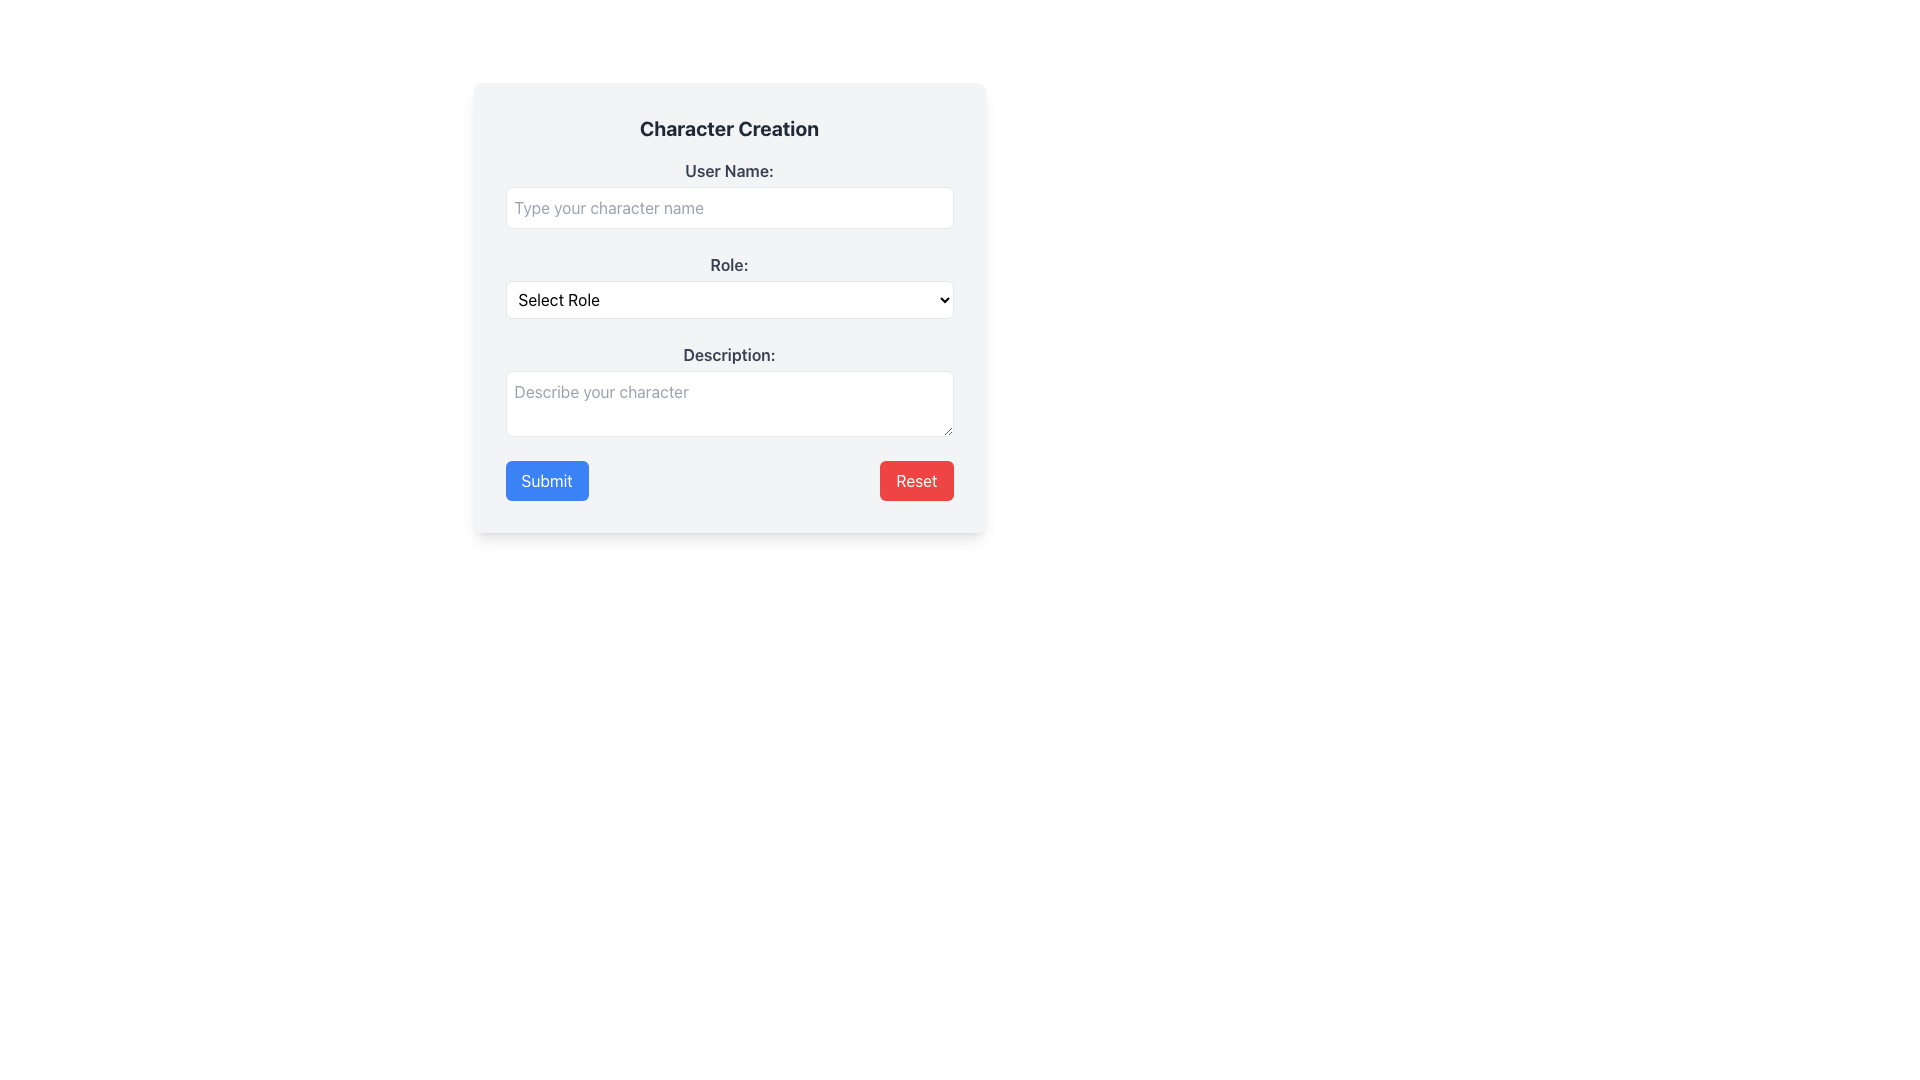 Image resolution: width=1920 pixels, height=1080 pixels. I want to click on the rectangular blue 'Submit' button with white bold text to change its color, so click(547, 481).